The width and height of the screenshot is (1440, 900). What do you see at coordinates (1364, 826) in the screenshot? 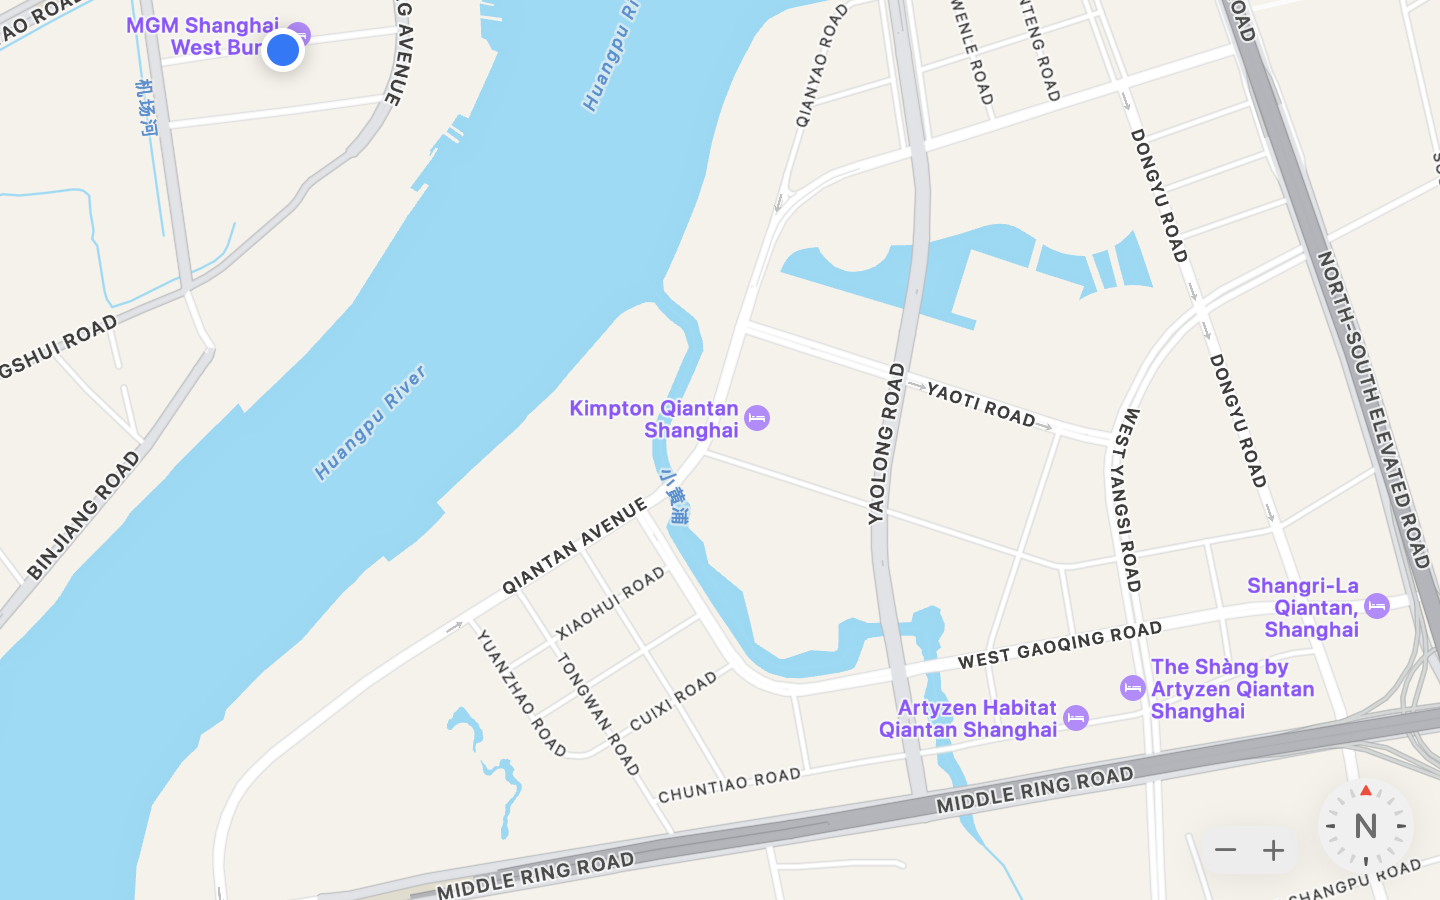
I see `'Heading: 0 degrees North'` at bounding box center [1364, 826].